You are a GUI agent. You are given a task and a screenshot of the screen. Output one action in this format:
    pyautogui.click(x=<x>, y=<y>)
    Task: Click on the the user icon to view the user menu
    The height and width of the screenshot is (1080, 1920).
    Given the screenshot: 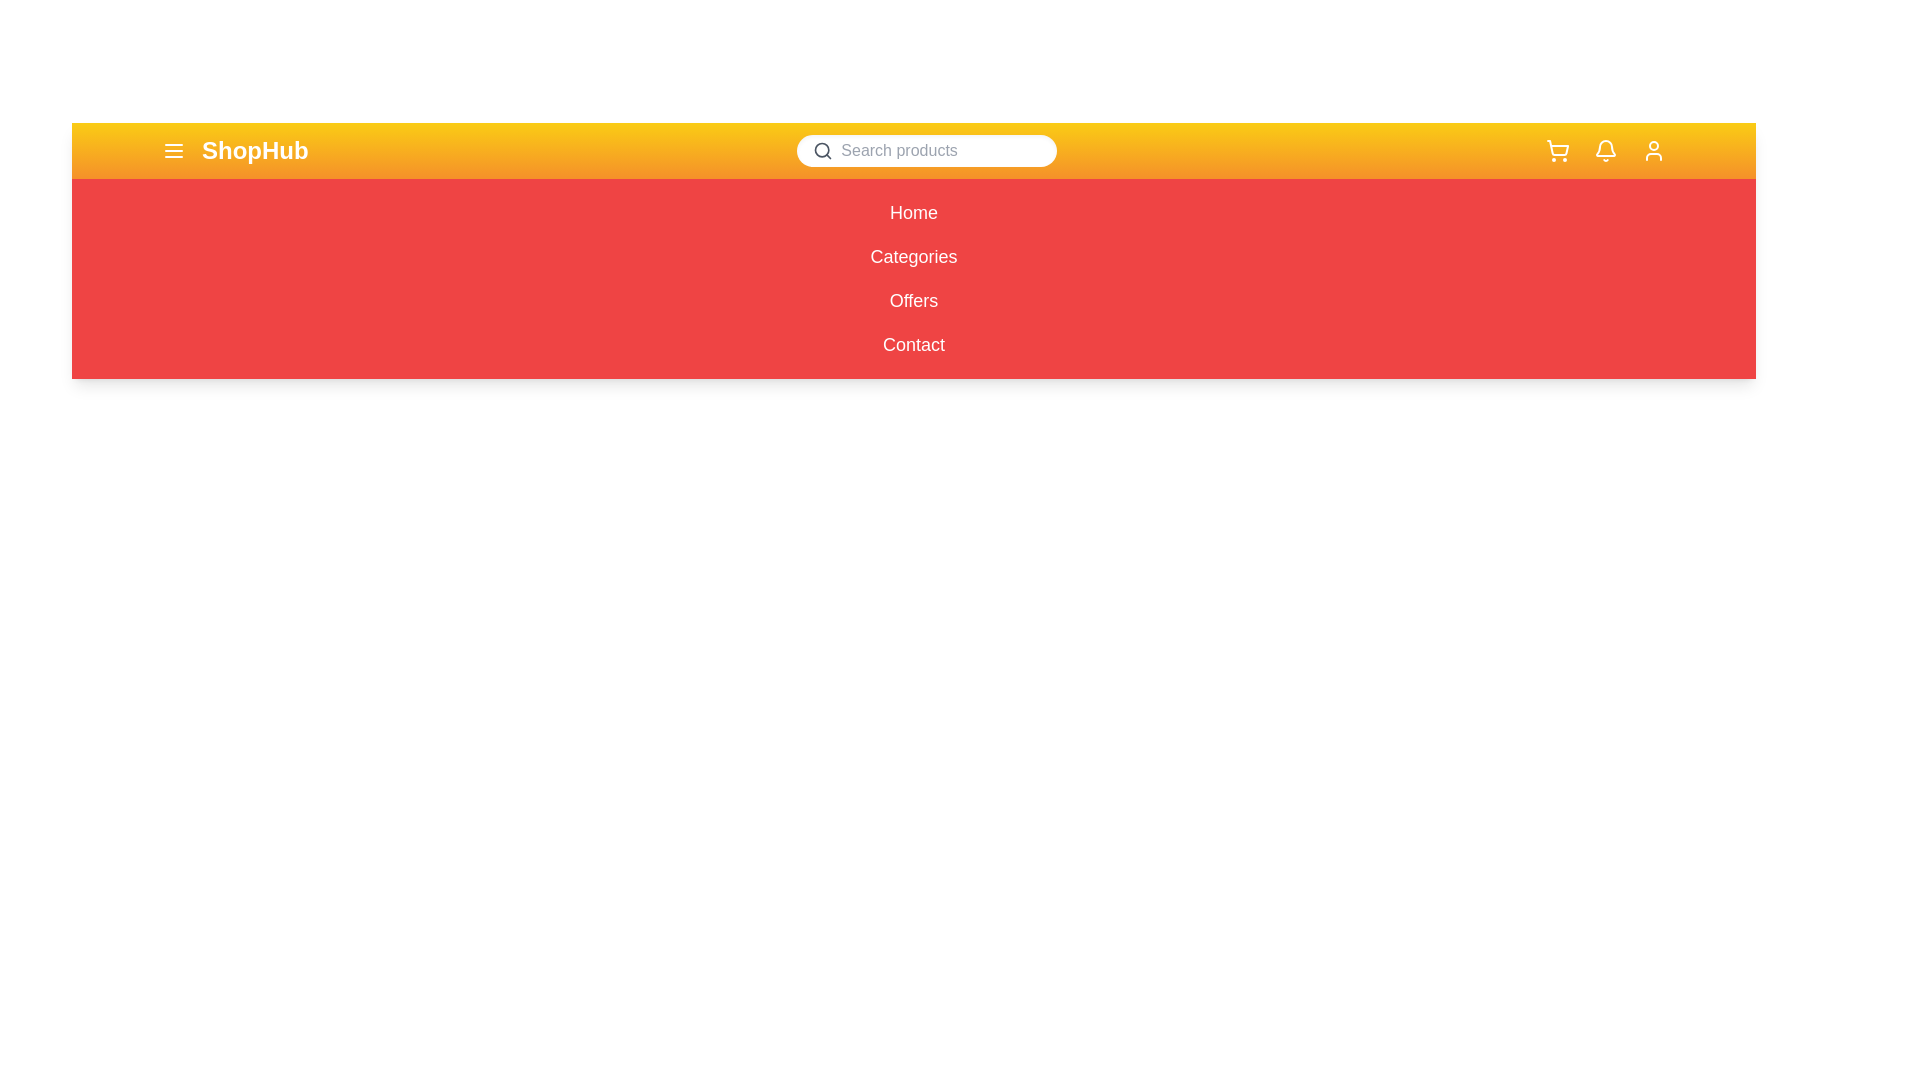 What is the action you would take?
    pyautogui.click(x=1653, y=149)
    